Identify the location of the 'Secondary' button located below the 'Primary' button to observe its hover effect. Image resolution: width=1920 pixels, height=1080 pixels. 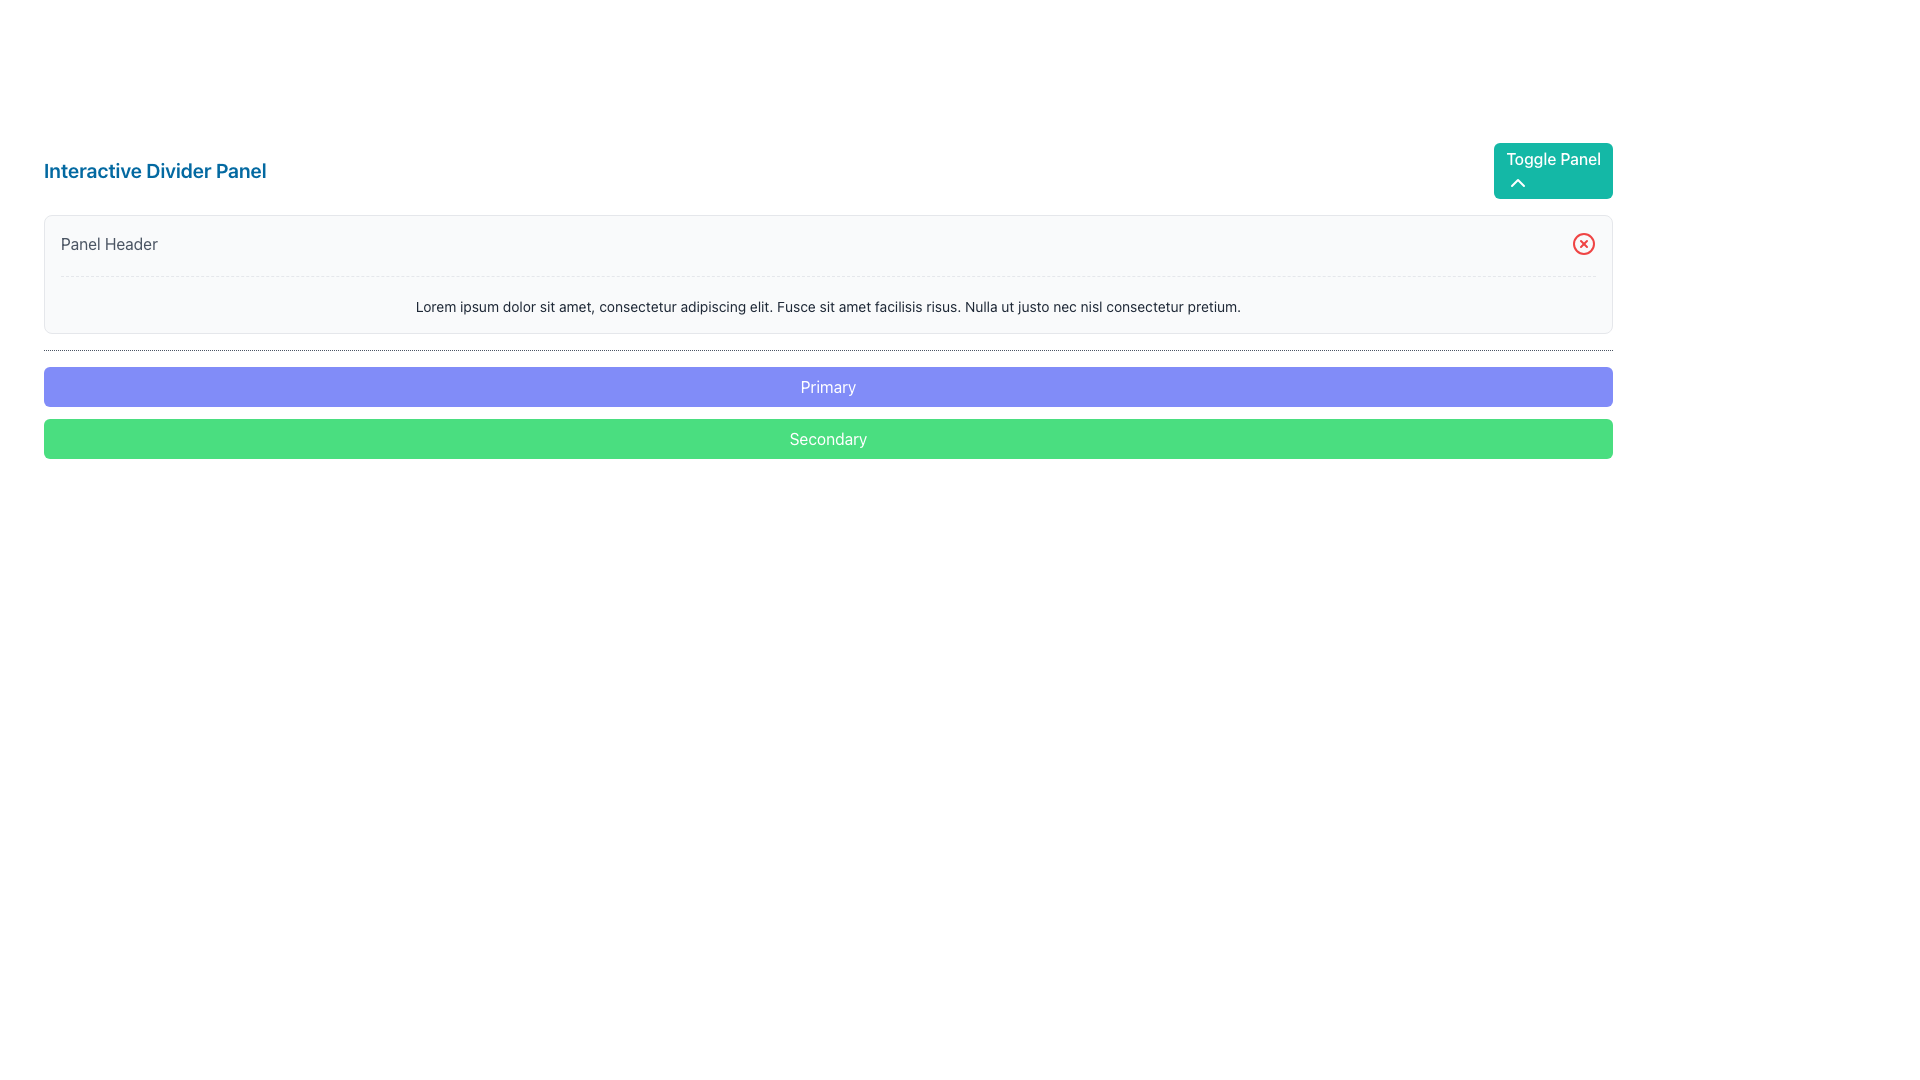
(828, 438).